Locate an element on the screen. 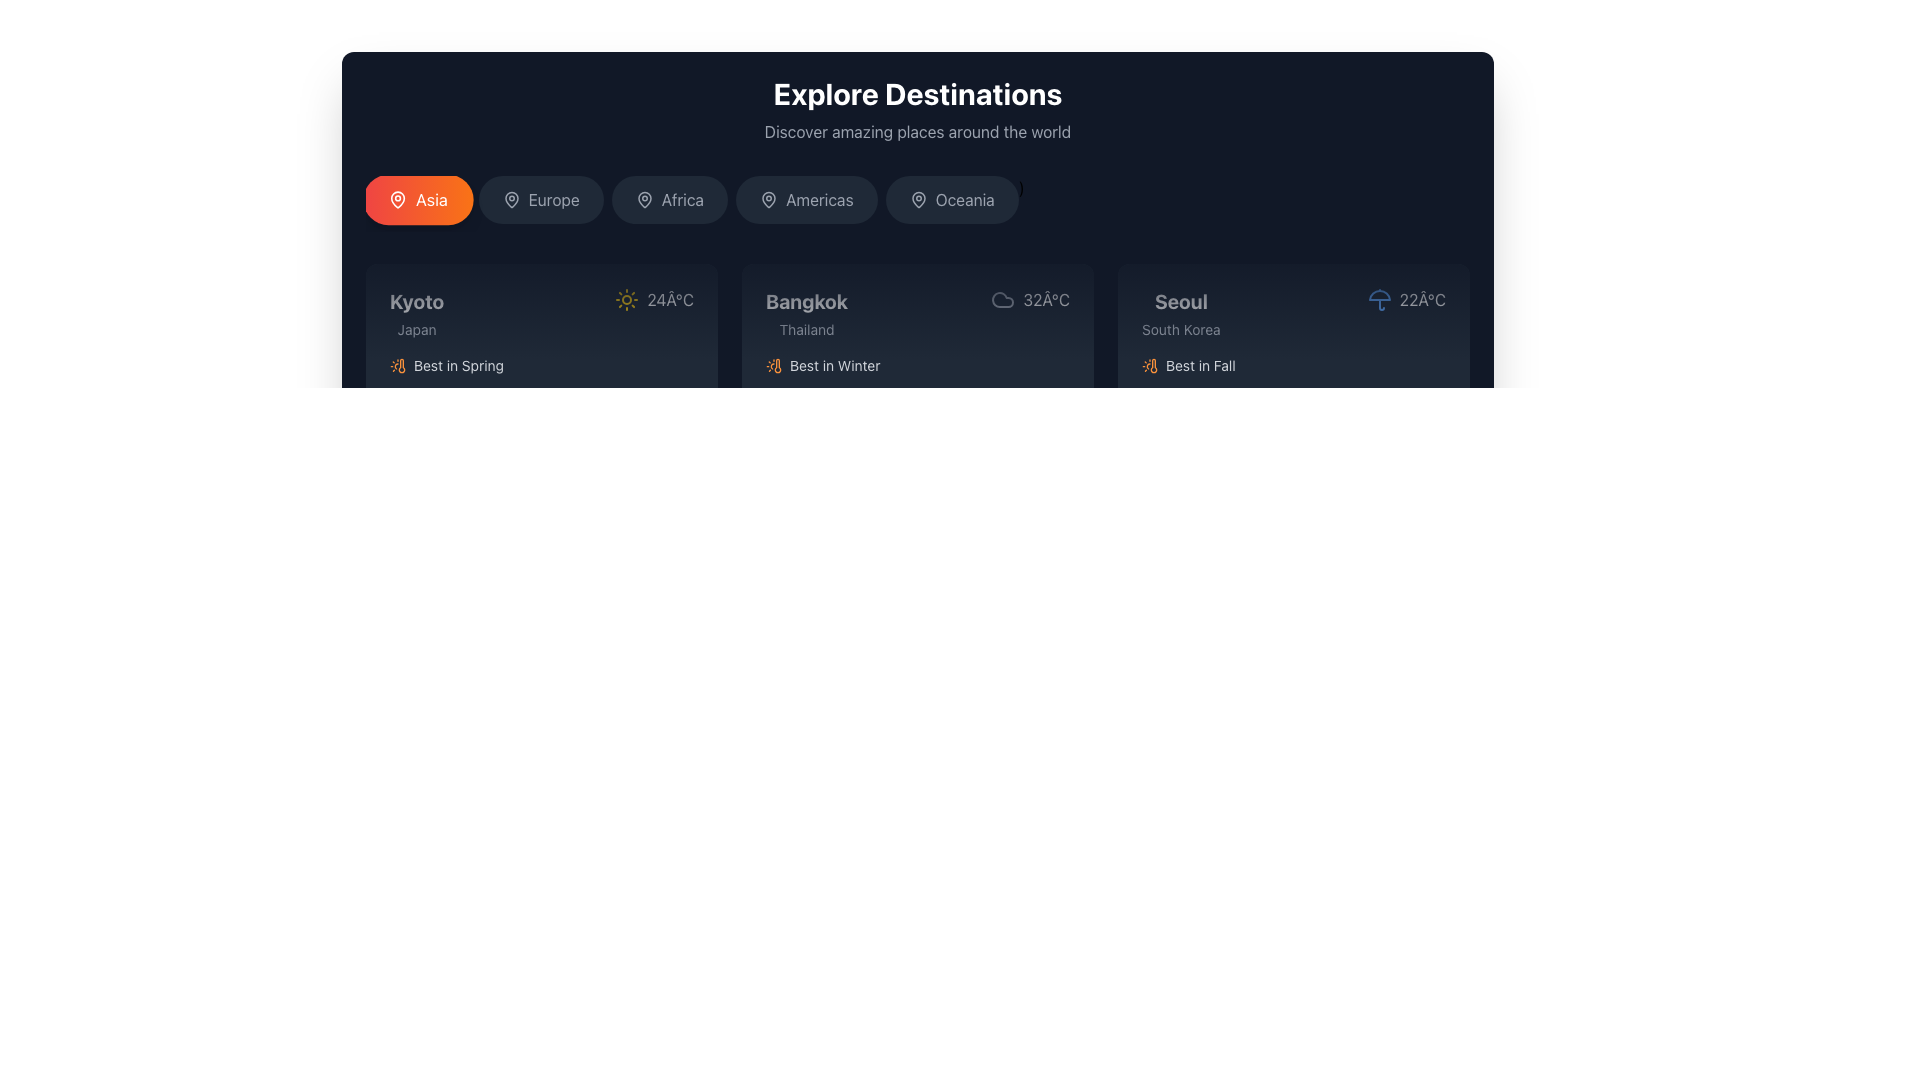 This screenshot has height=1080, width=1920. the non-interactive text label that indicates the geographic region 'Africa', which is the third clickable option in a horizontal list of buttons, positioned between 'Europe' and 'Americas' is located at coordinates (682, 200).